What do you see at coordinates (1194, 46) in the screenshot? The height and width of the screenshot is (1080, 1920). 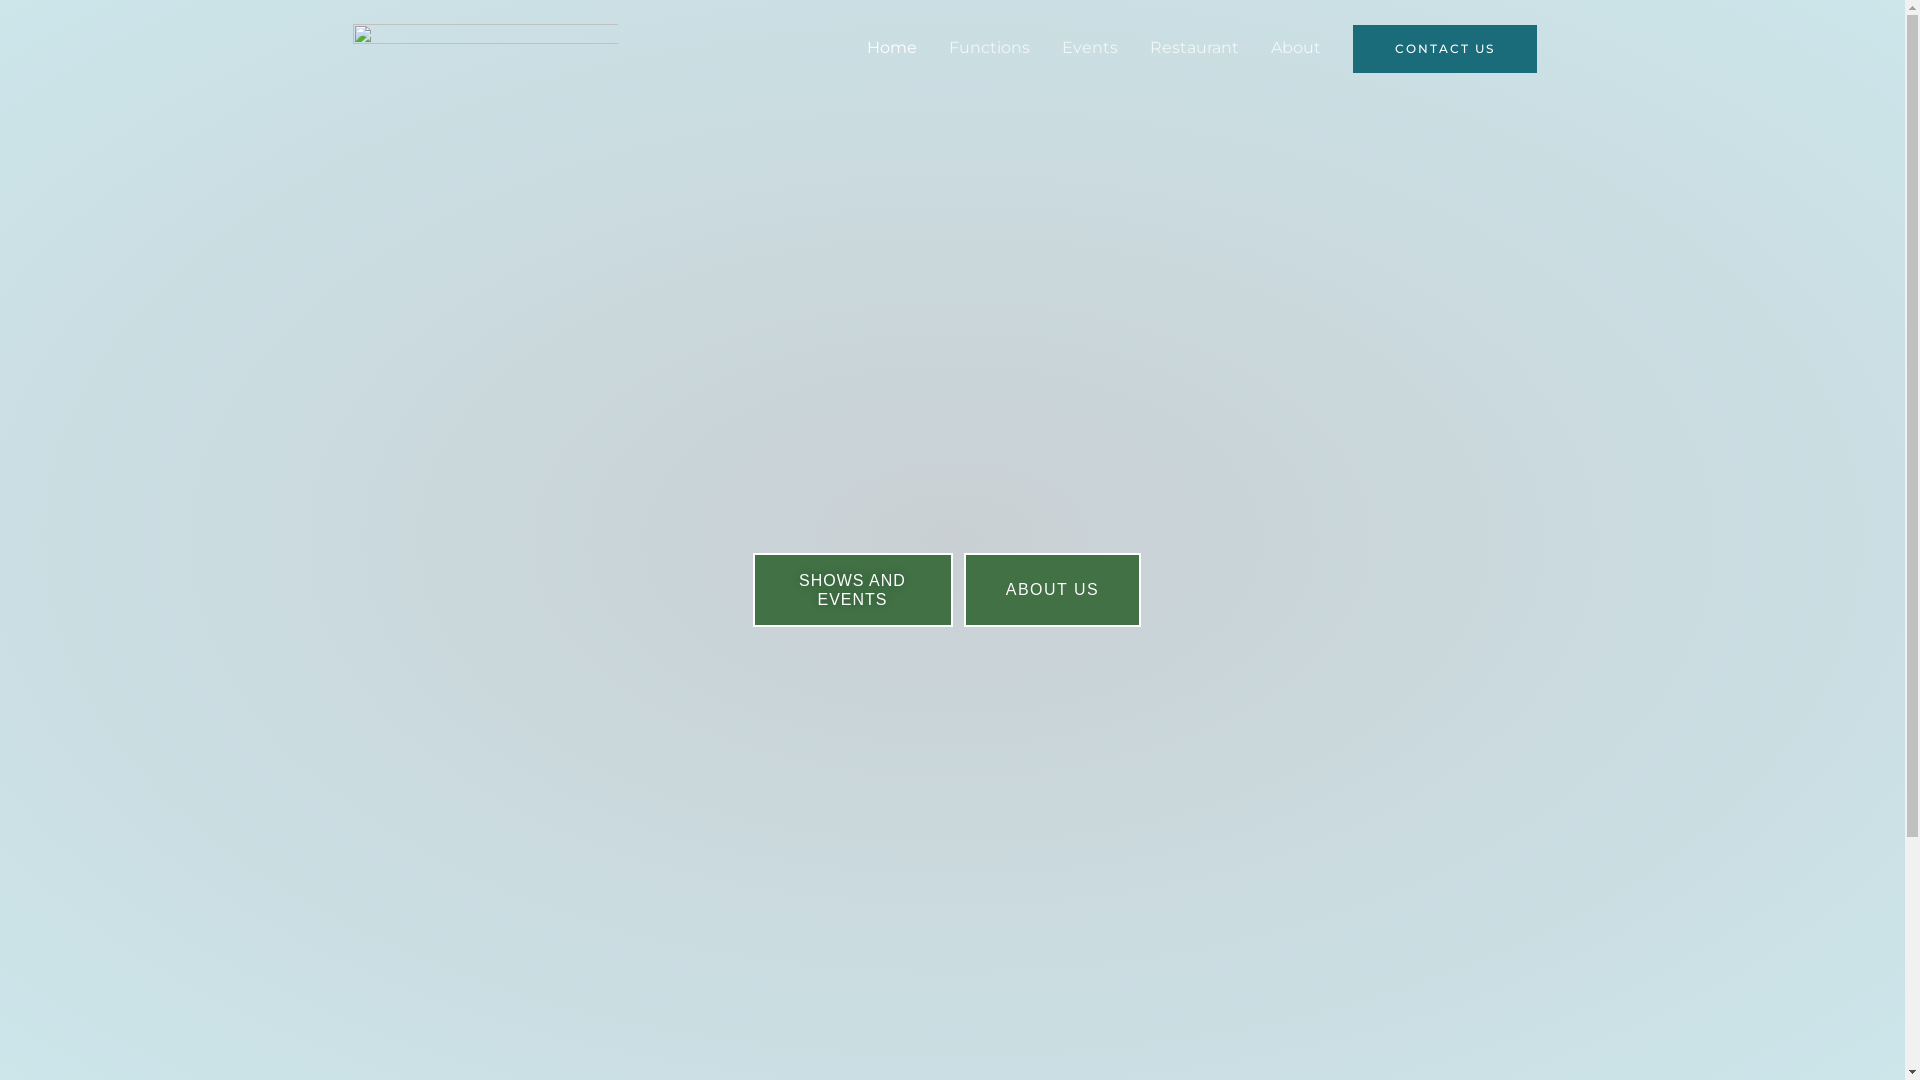 I see `'Restaurant'` at bounding box center [1194, 46].